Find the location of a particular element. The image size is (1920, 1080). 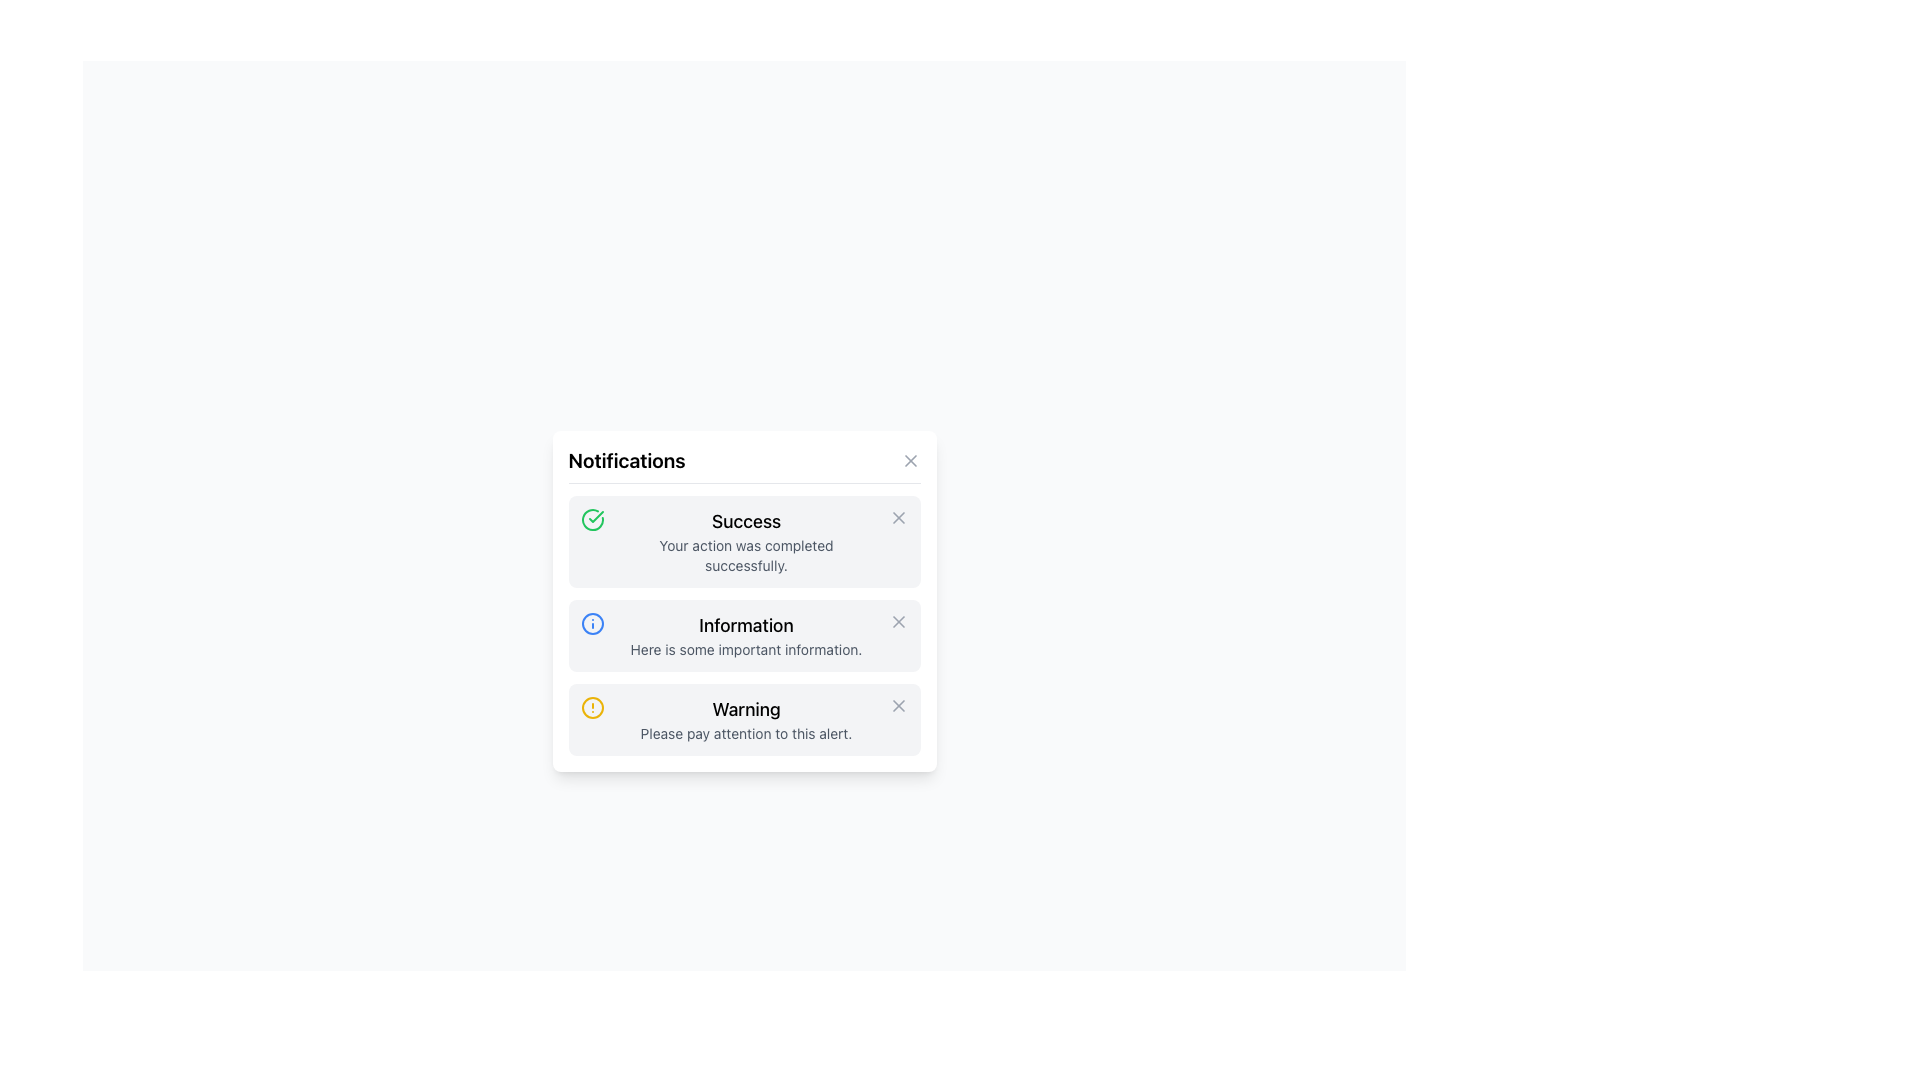

information displayed on the Notification card, which is the second card in a vertically stacked group of notification cards located centrally in the interface is located at coordinates (743, 635).